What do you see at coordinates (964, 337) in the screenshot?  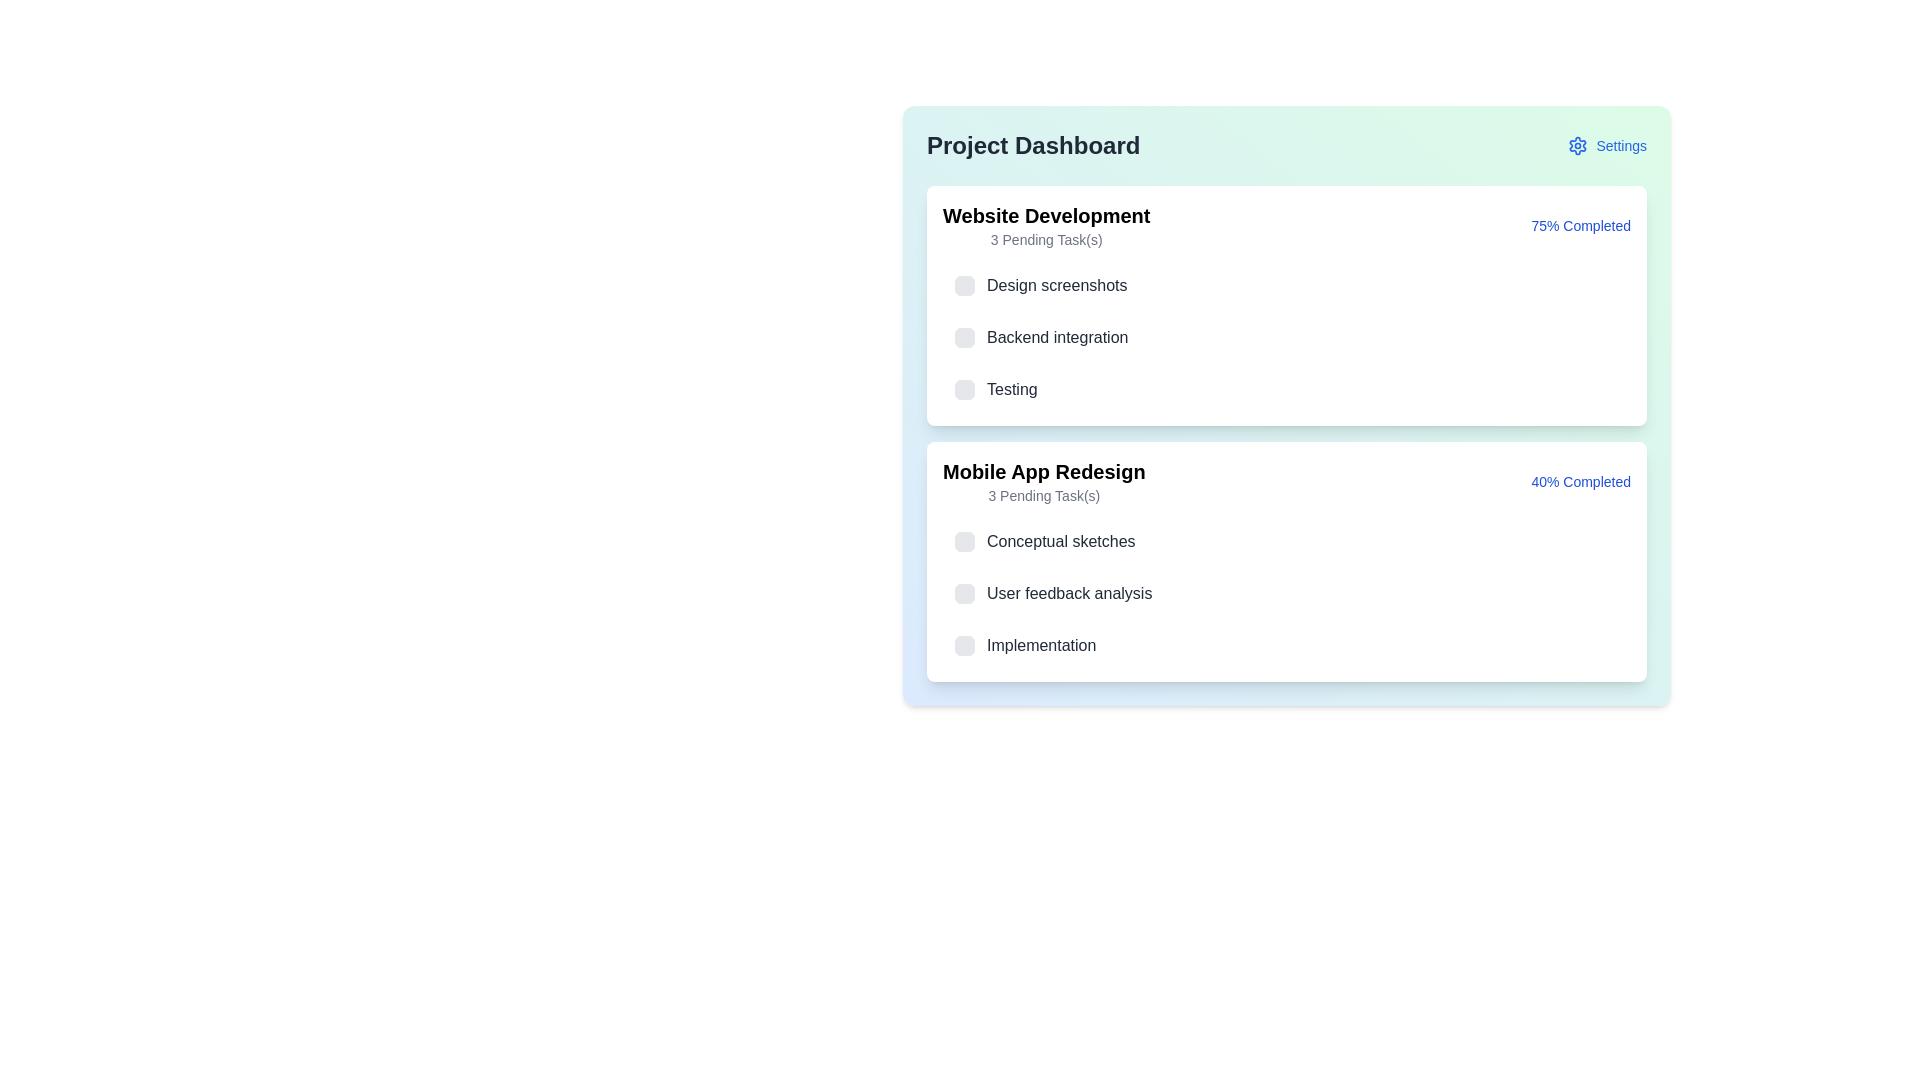 I see `the small, square-shaped checkbox with a light gray background and thin border that is positioned to the left of the 'Backend integration' label in the 'Website Development' section of the Project Dashboard` at bounding box center [964, 337].